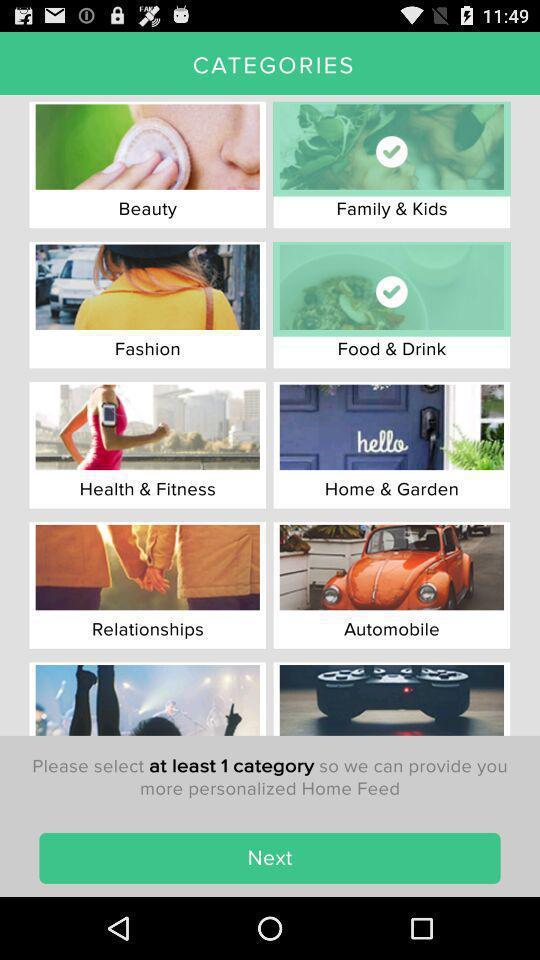 The height and width of the screenshot is (960, 540). Describe the element at coordinates (270, 857) in the screenshot. I see `the next item` at that location.